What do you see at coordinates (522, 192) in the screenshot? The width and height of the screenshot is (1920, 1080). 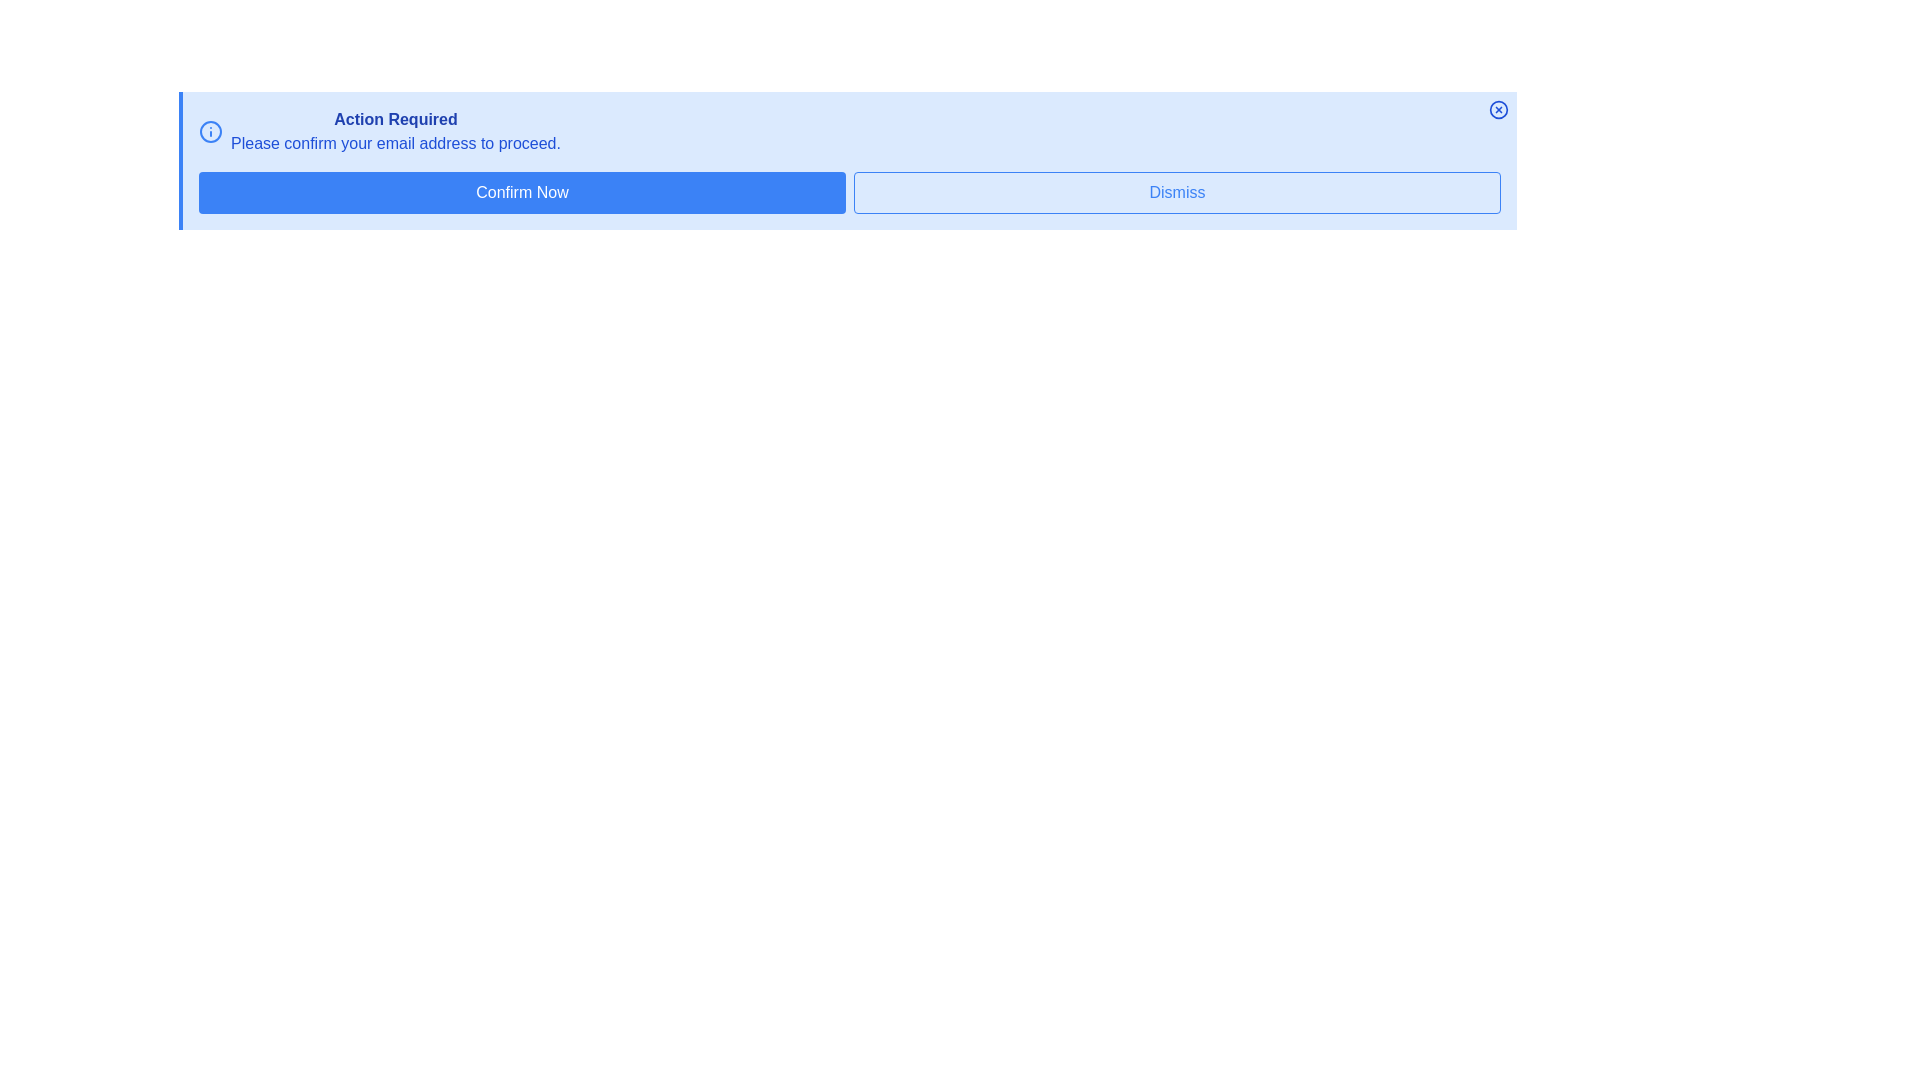 I see `the 'Confirm Now' button to confirm the action` at bounding box center [522, 192].